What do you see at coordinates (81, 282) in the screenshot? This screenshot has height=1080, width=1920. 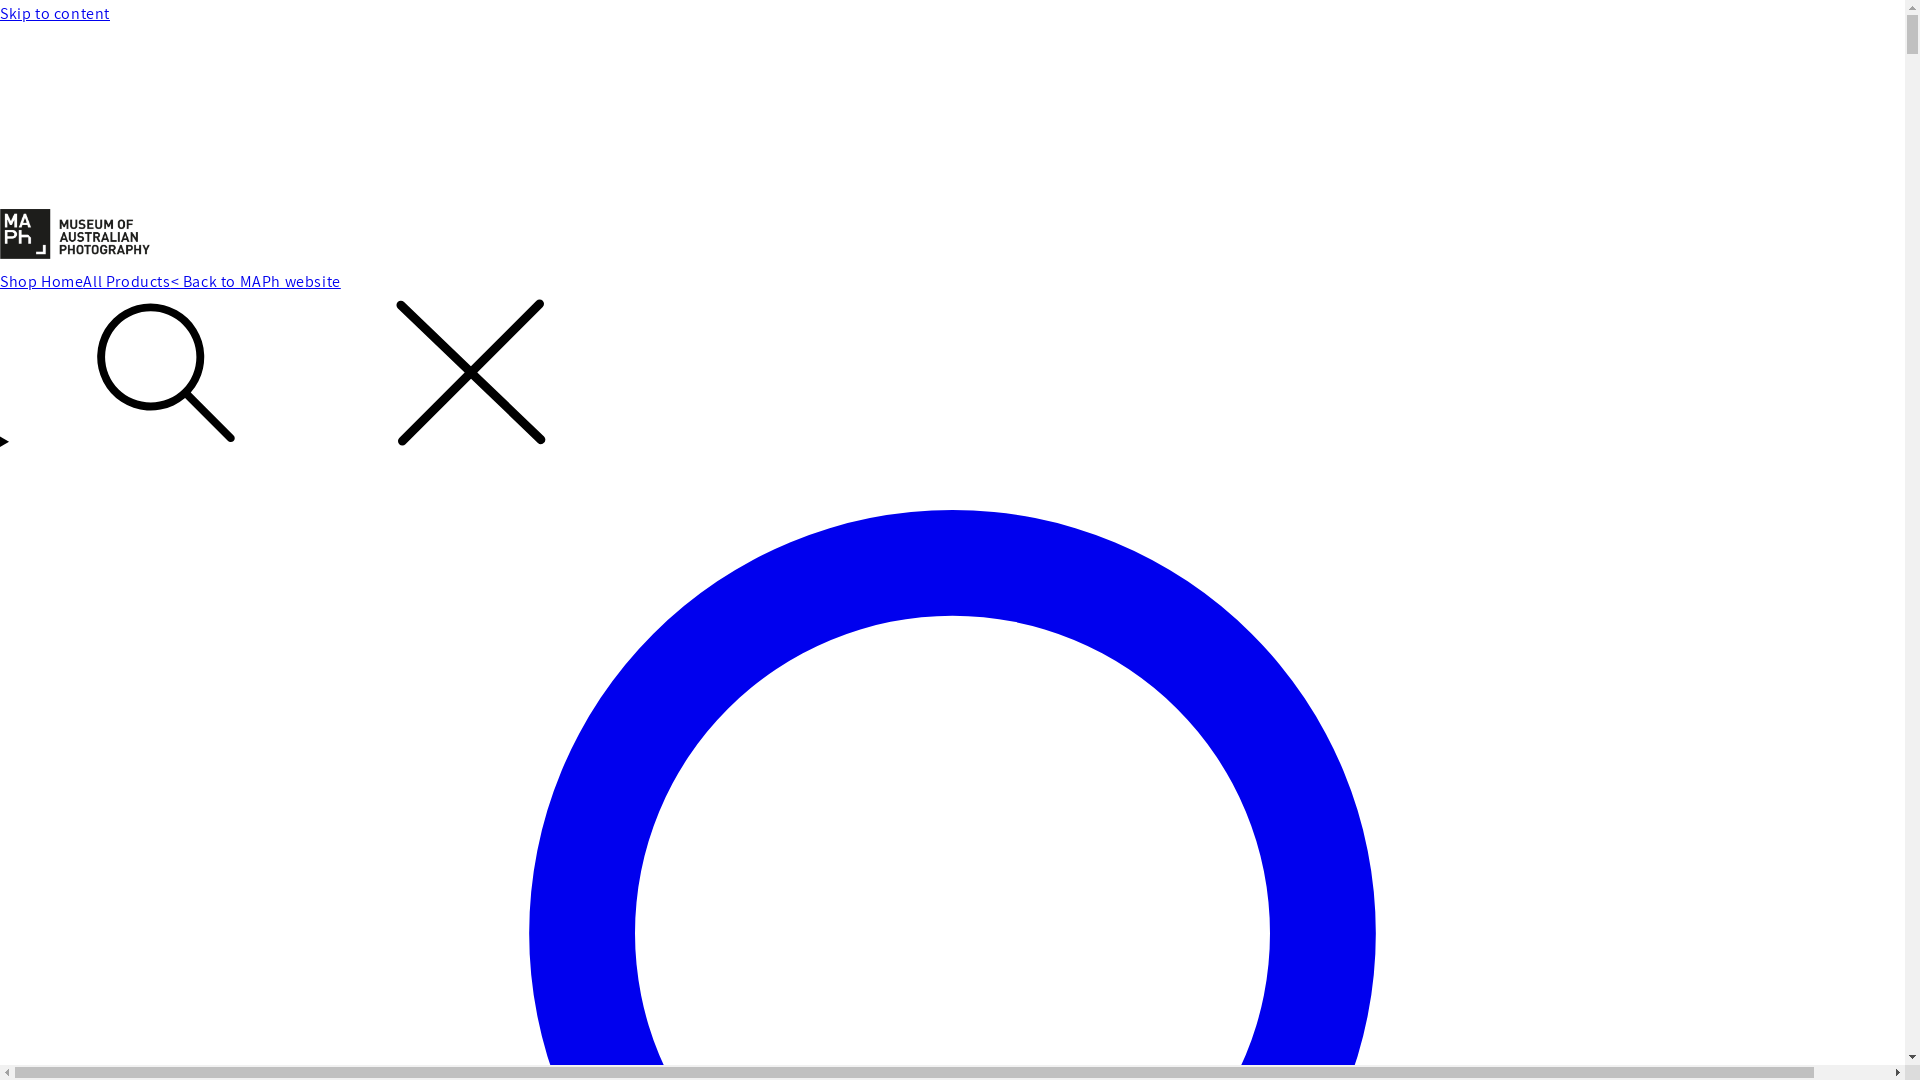 I see `'All Products'` at bounding box center [81, 282].